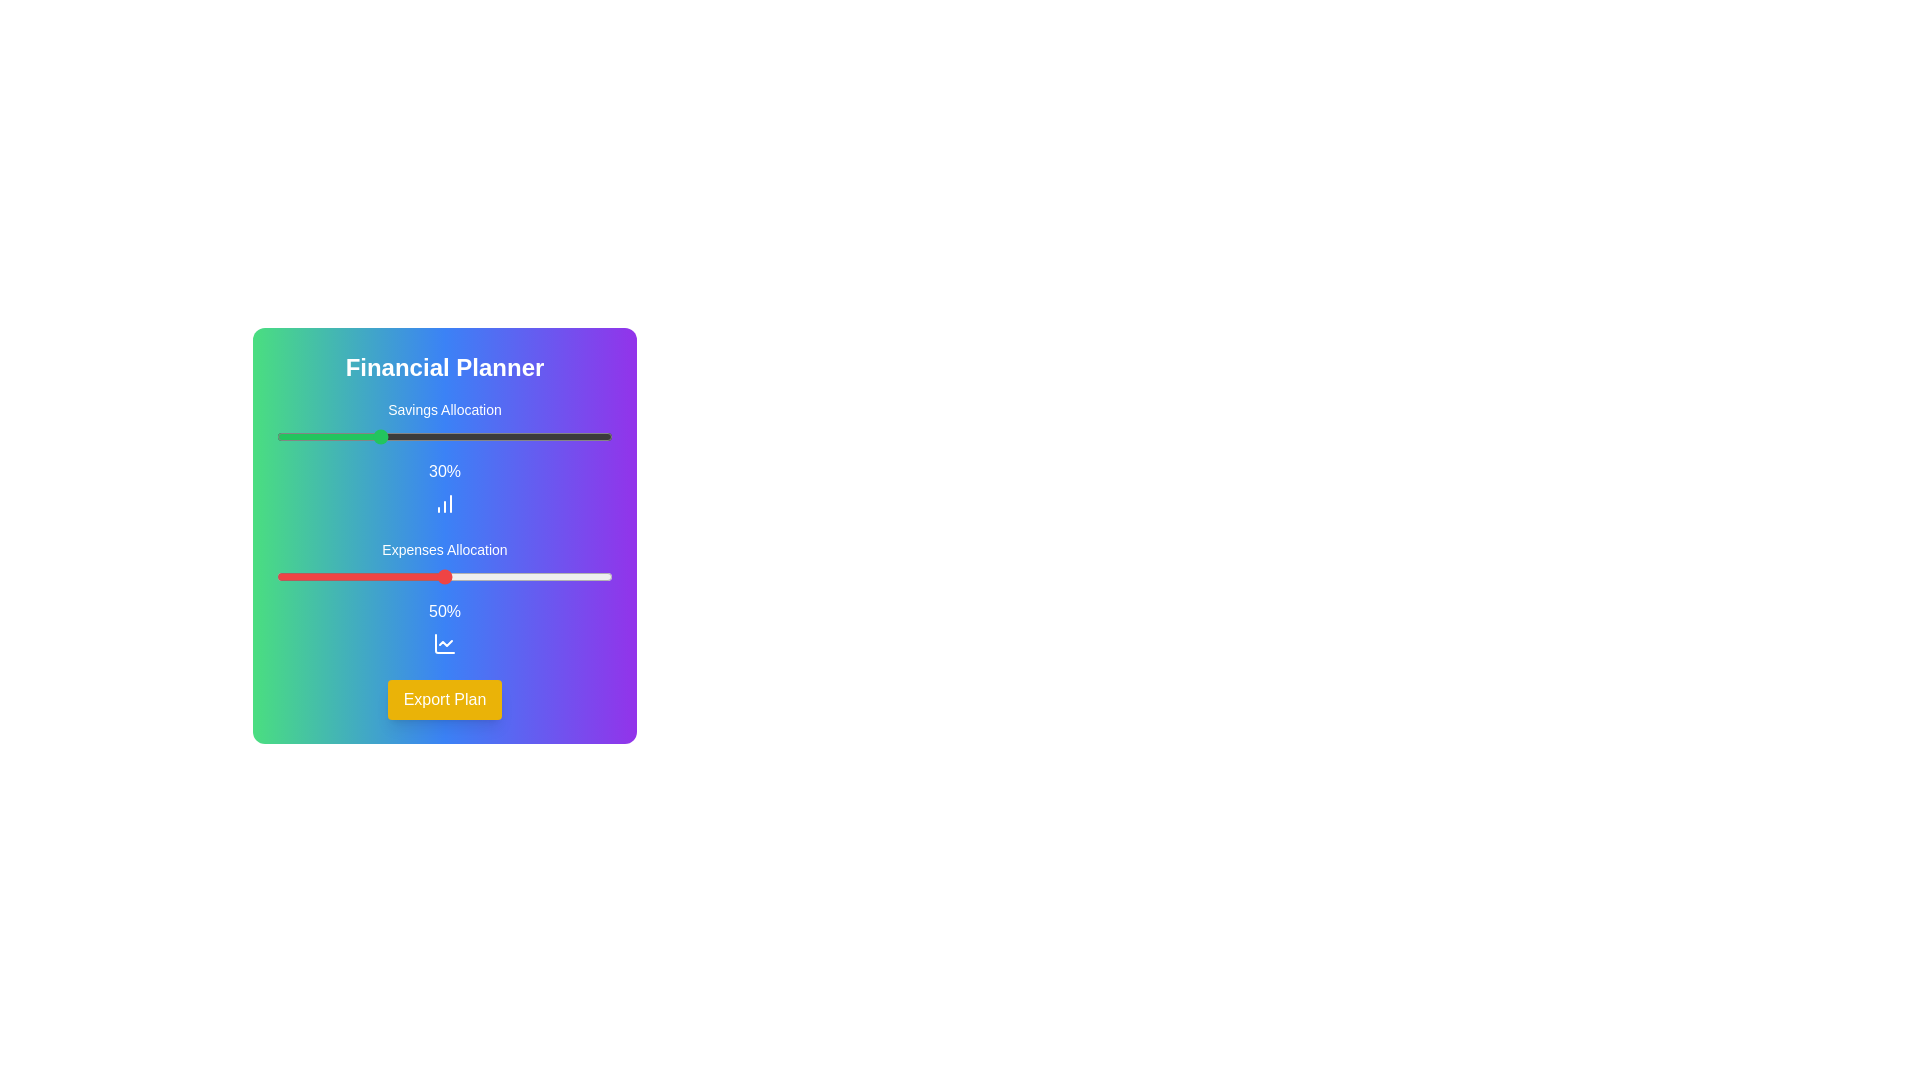 Image resolution: width=1920 pixels, height=1080 pixels. I want to click on the expenses allocation slider, so click(505, 577).